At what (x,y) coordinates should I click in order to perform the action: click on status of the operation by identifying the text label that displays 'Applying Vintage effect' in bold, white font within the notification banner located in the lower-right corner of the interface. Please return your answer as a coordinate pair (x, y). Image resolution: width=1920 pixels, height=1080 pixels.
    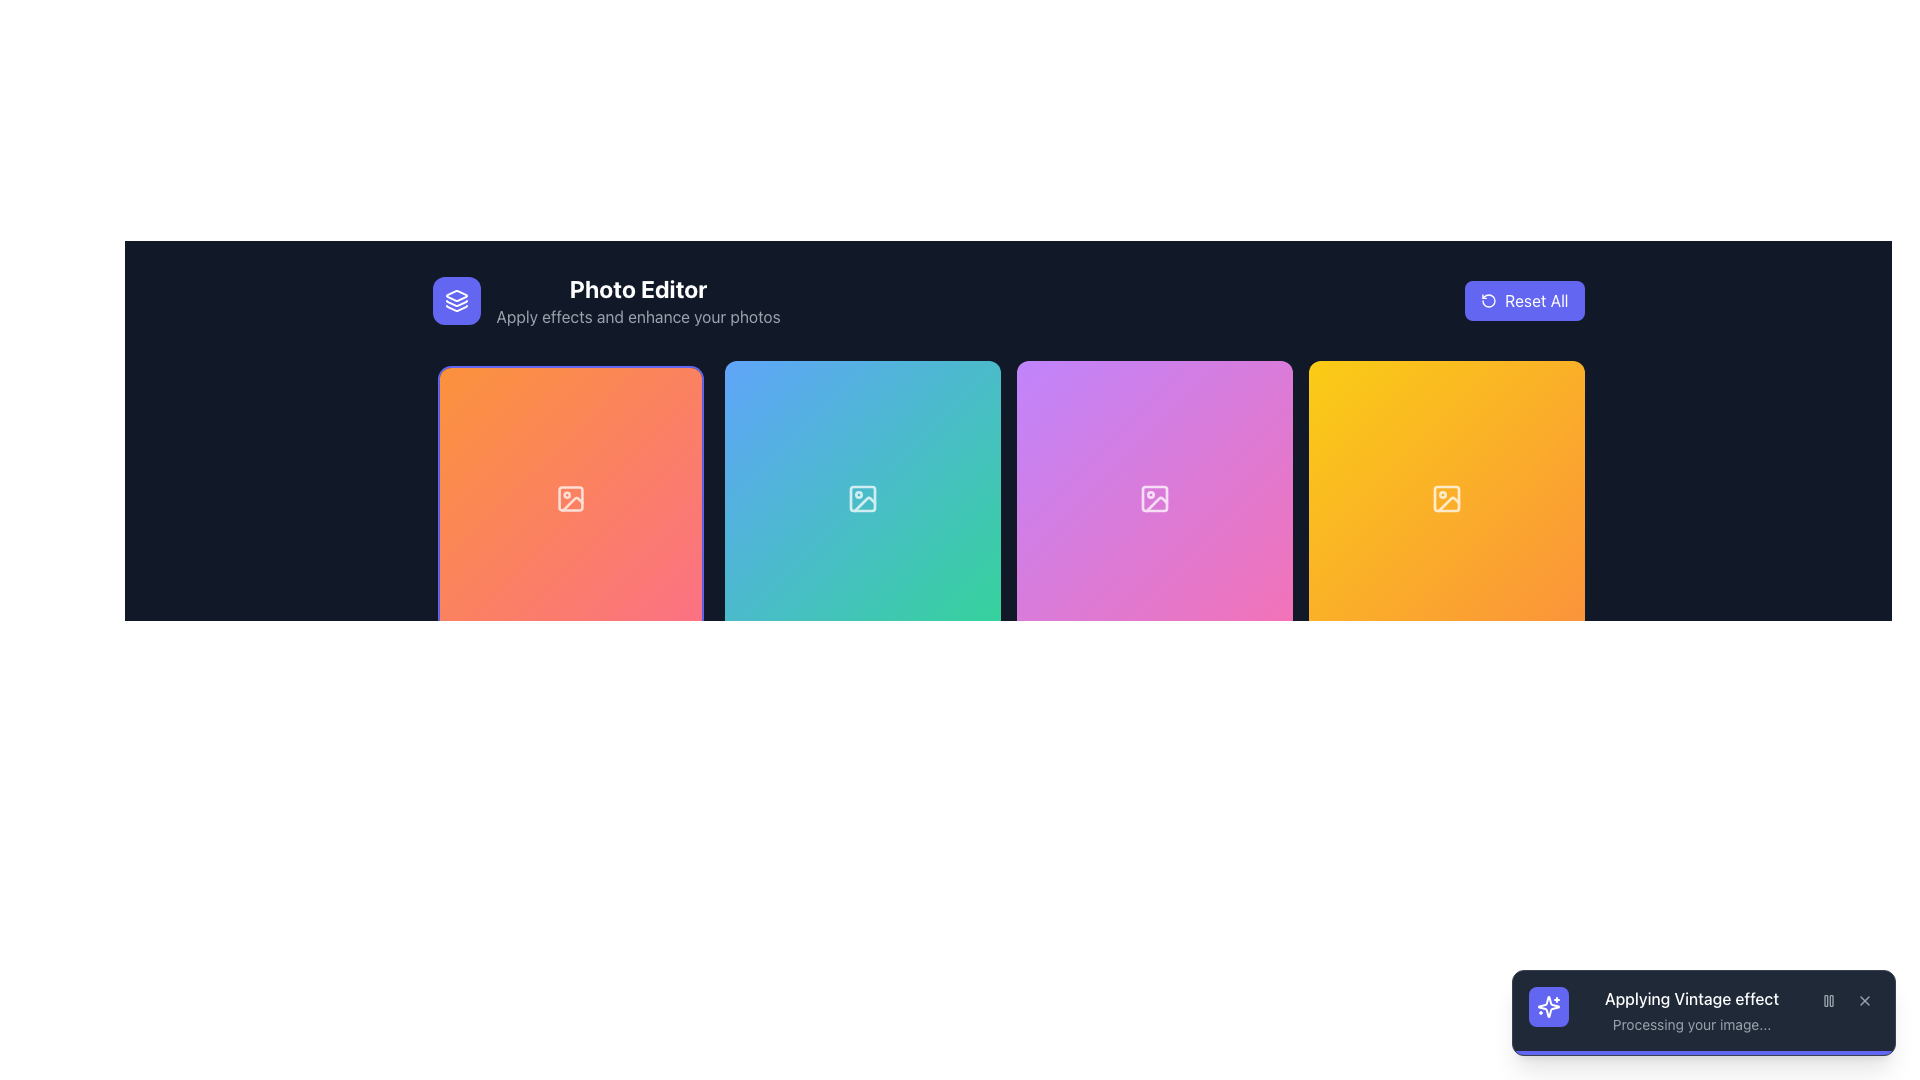
    Looking at the image, I should click on (1690, 999).